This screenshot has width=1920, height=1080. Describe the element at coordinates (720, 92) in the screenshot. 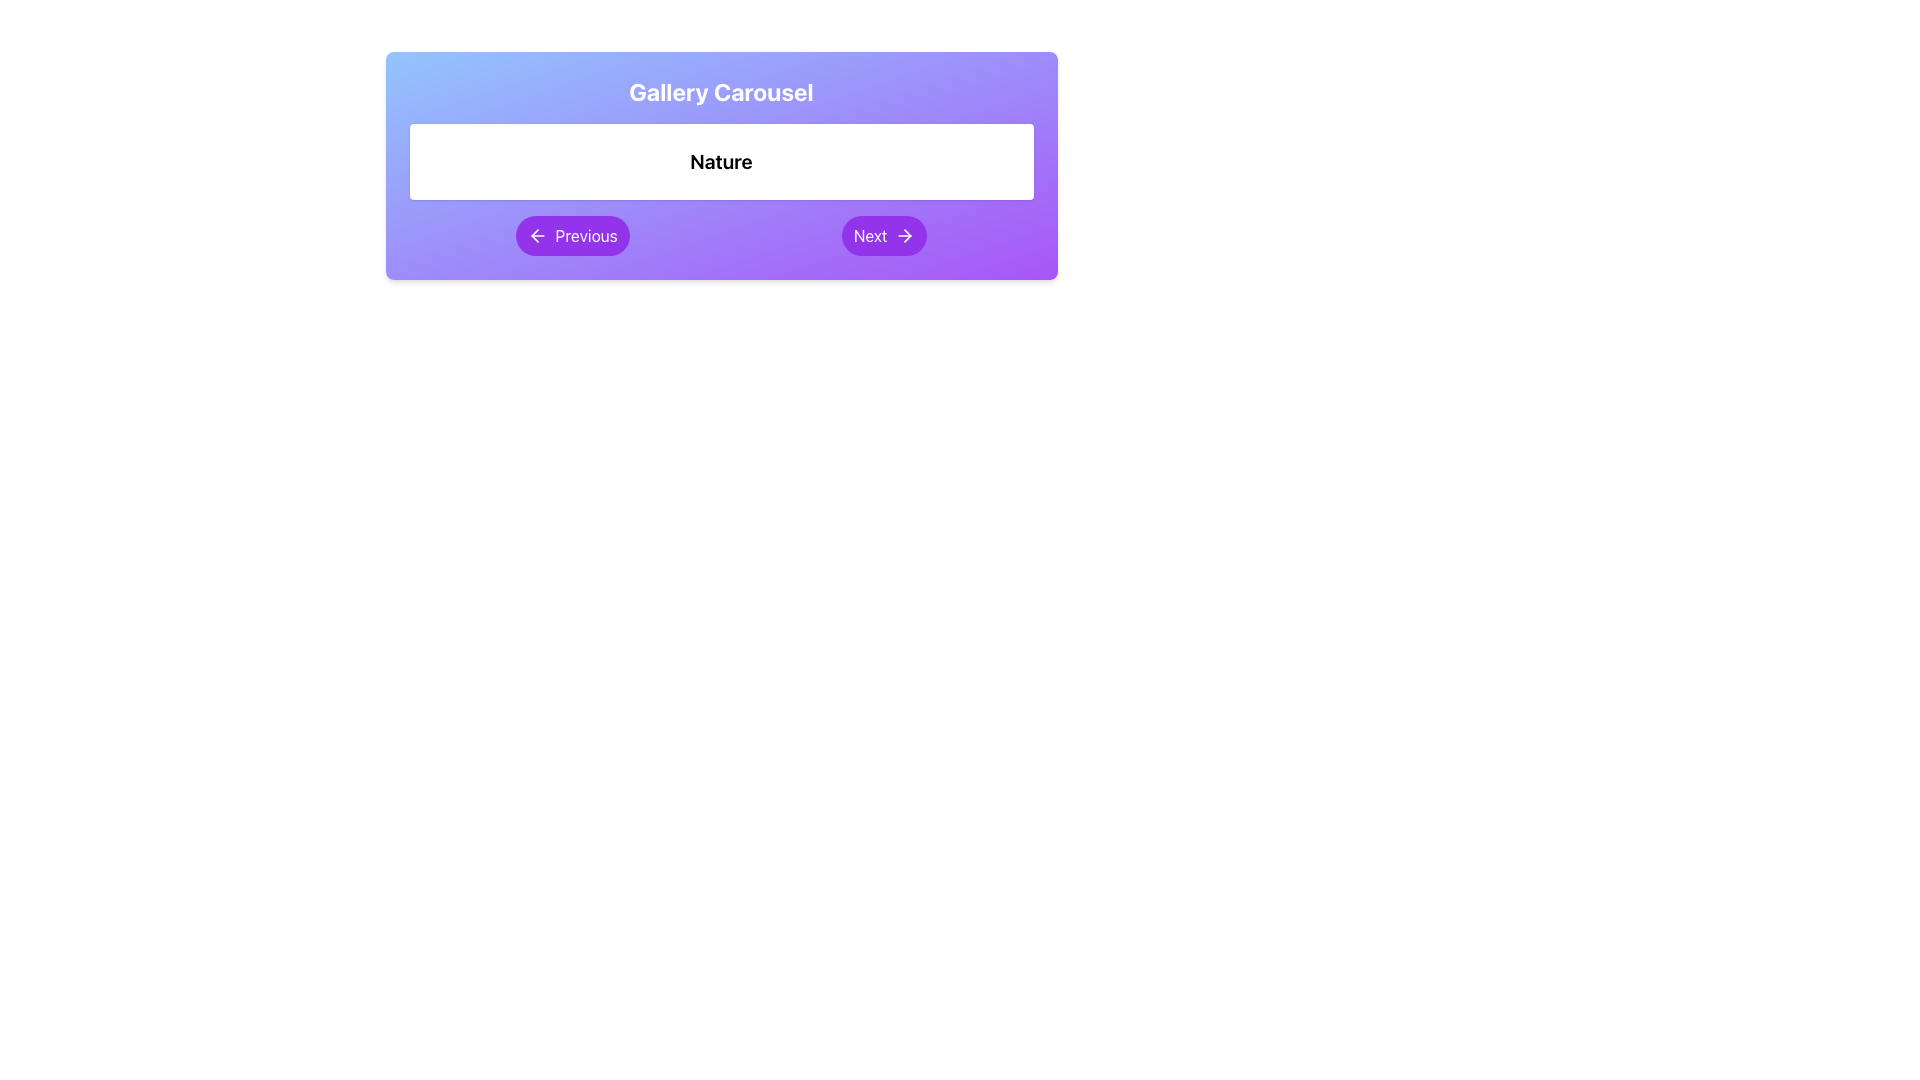

I see `the centered title text that is bold, white, and large, located at the top center of the gradient background section` at that location.